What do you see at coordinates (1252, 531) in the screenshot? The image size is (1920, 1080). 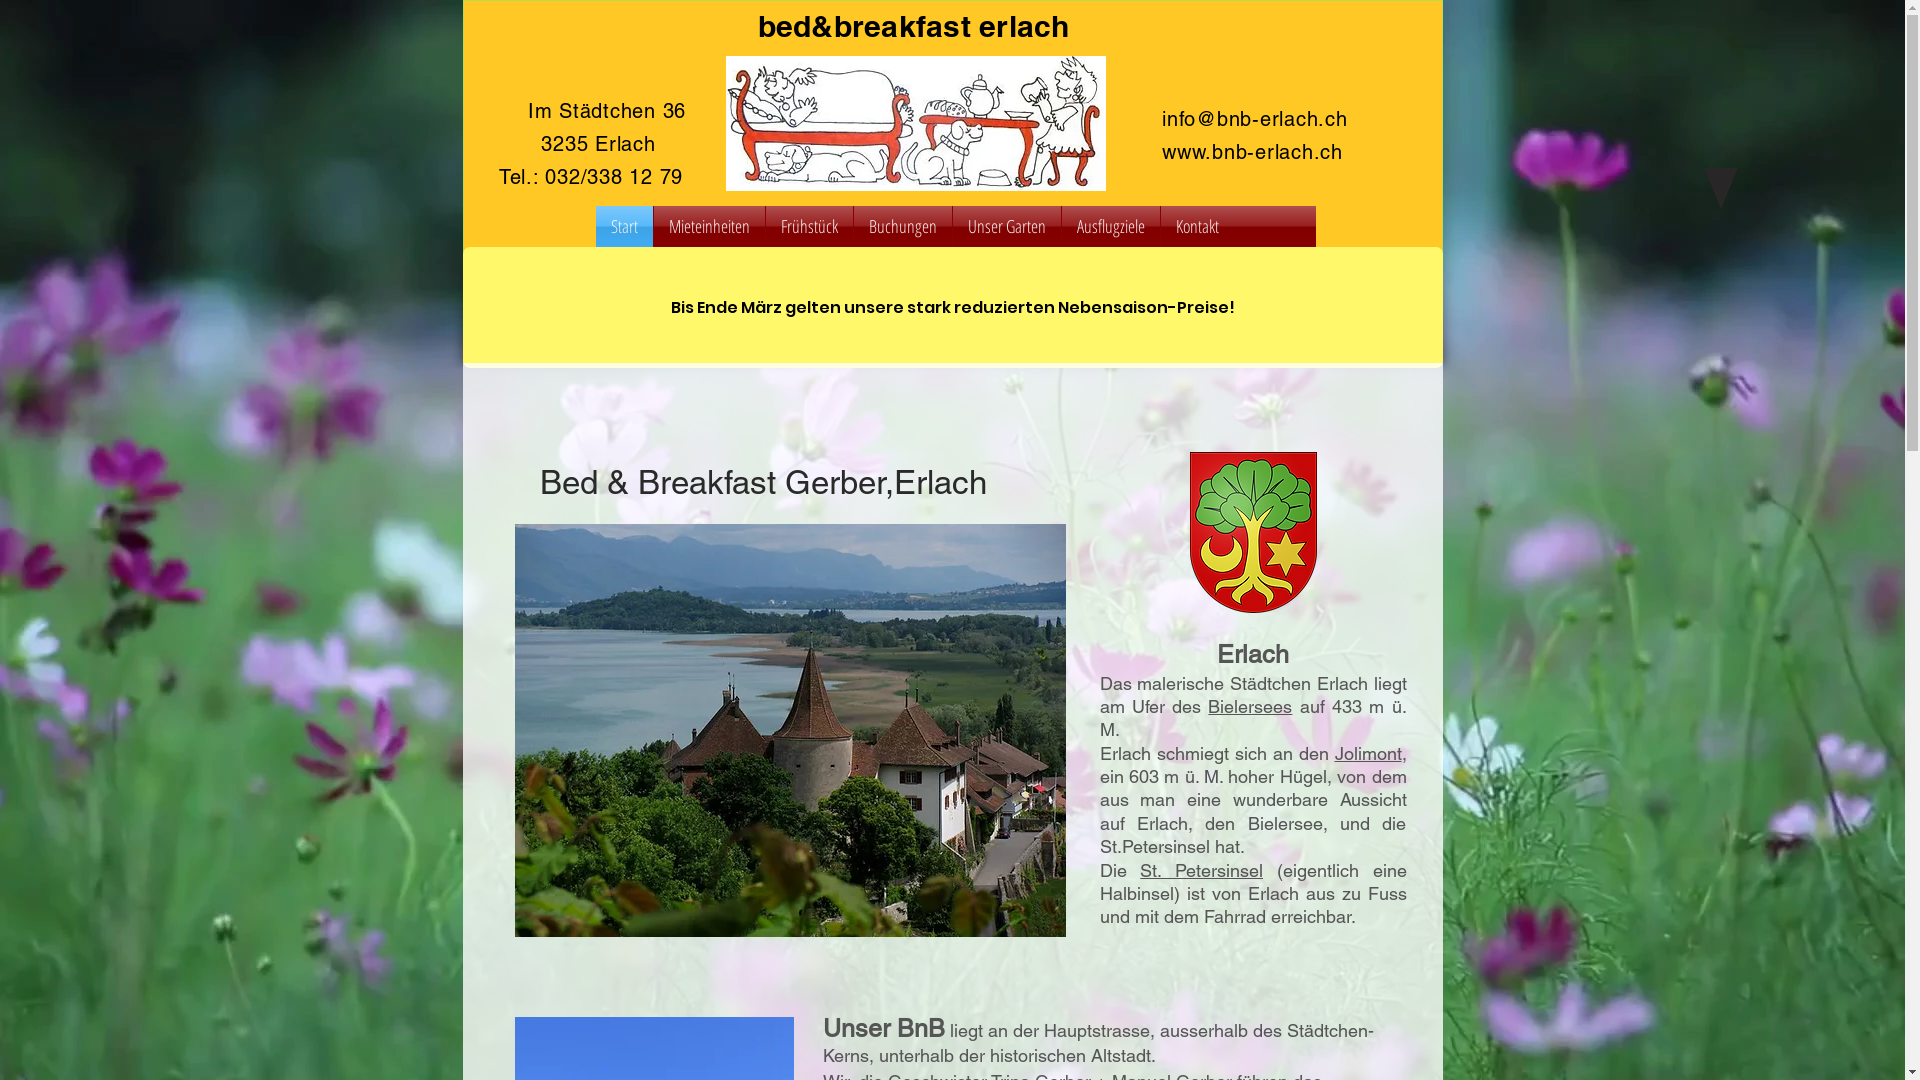 I see `'Erlacher Wappen.png'` at bounding box center [1252, 531].